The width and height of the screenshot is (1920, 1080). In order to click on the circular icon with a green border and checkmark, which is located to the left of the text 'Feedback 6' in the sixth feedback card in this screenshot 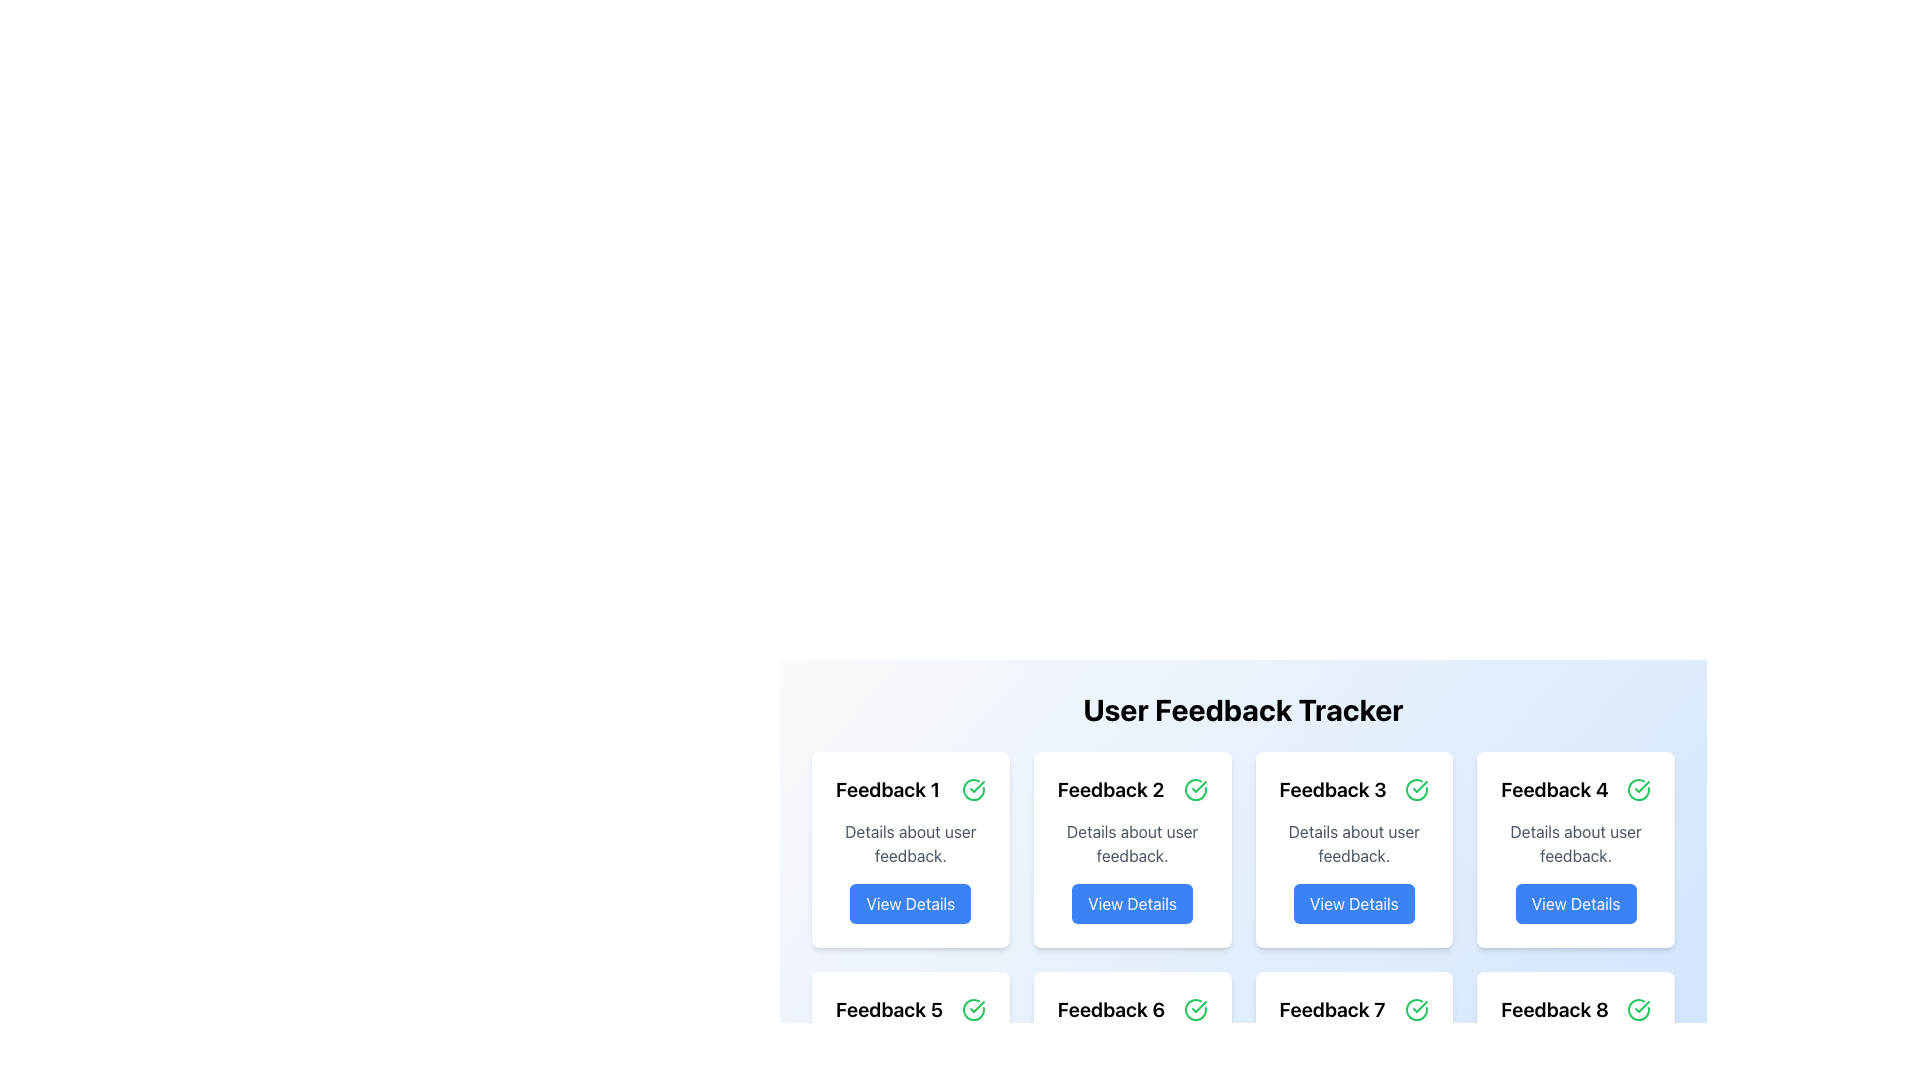, I will do `click(1195, 1010)`.